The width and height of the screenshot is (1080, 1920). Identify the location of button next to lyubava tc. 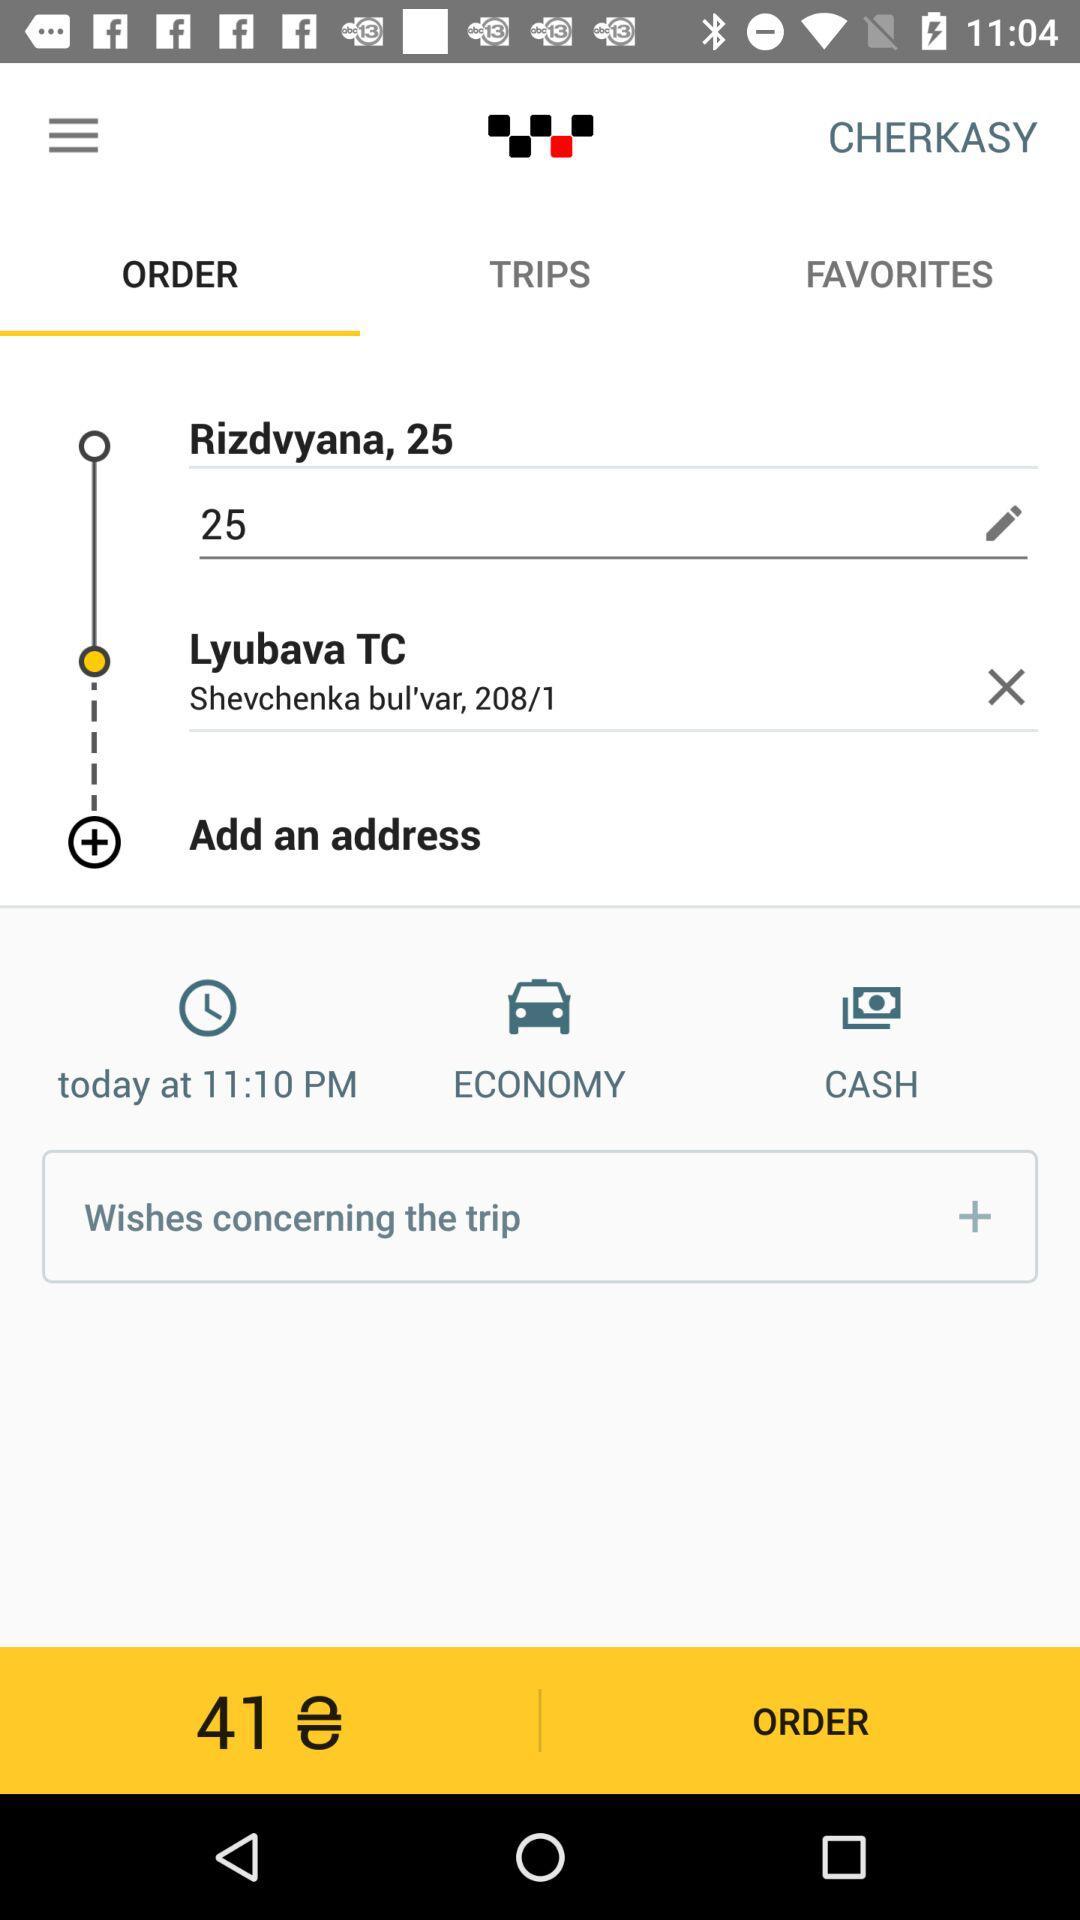
(1006, 687).